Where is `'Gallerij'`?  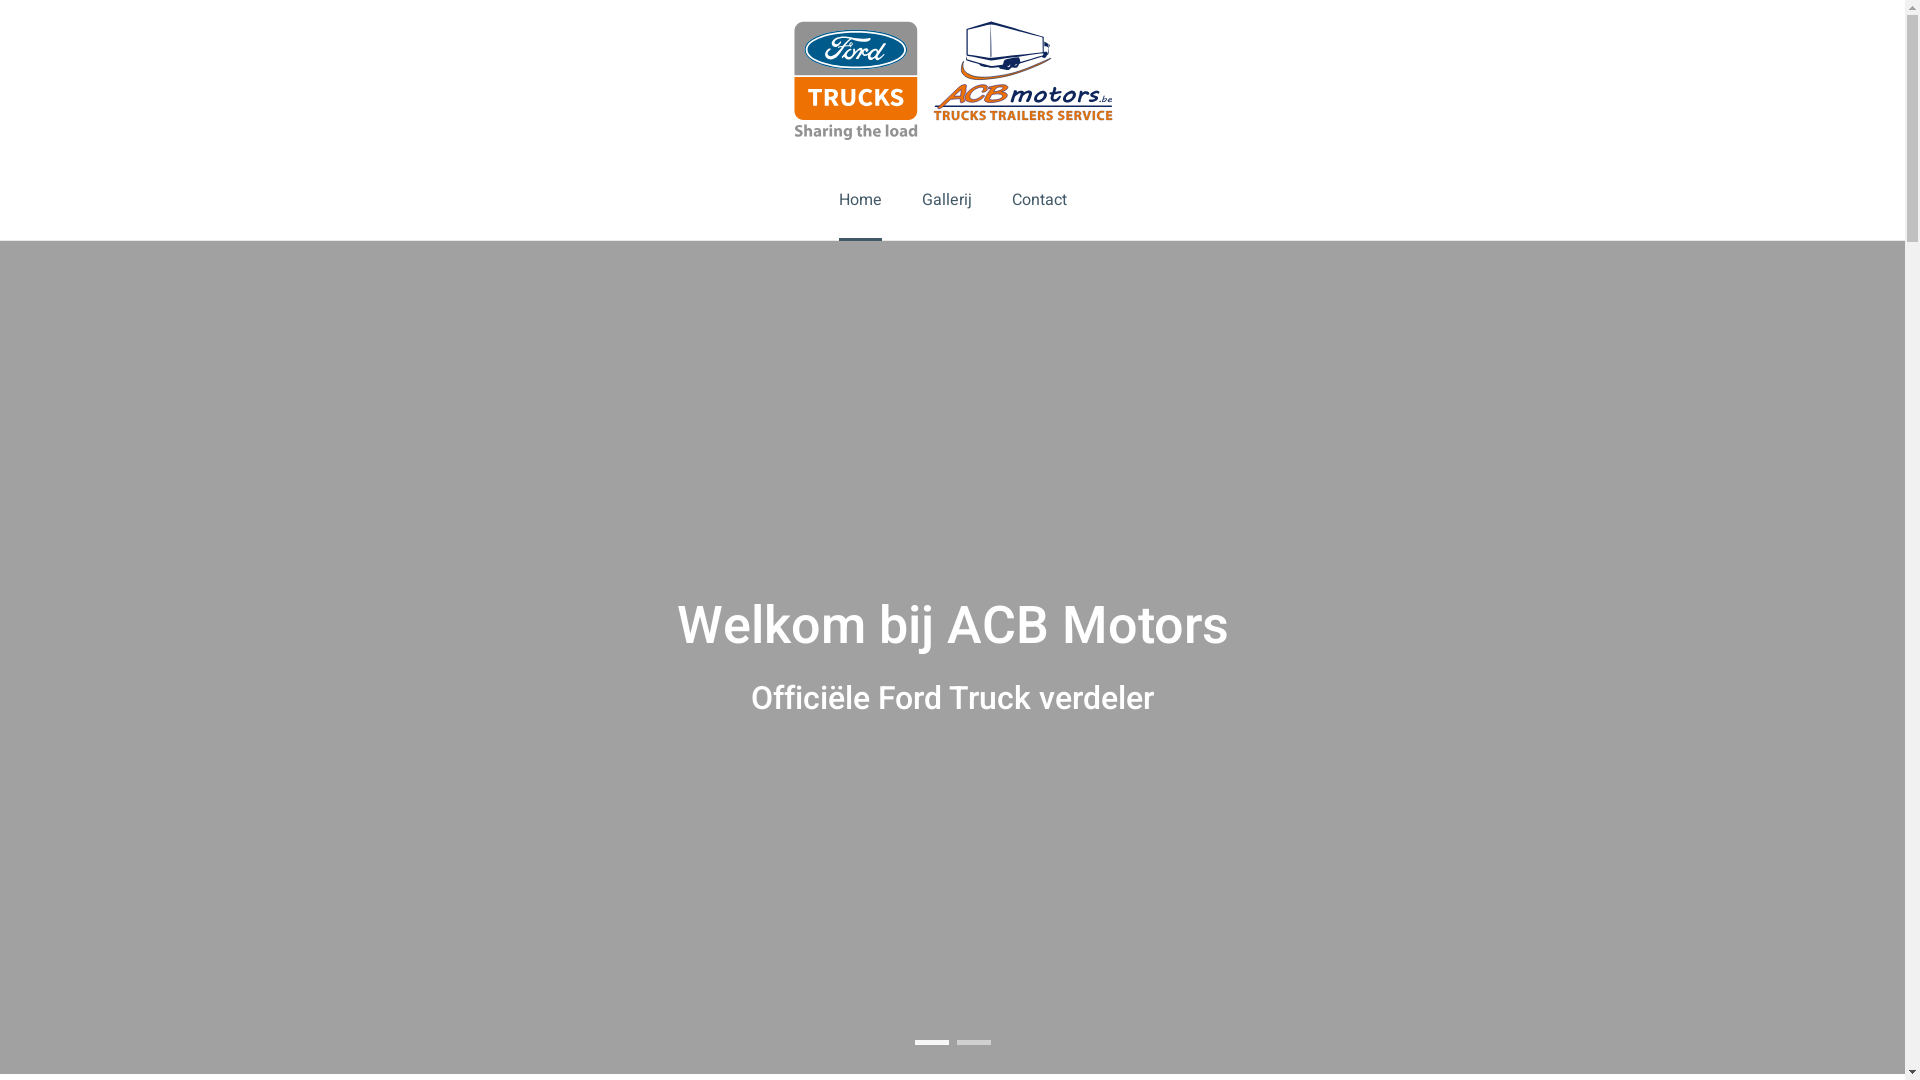
'Gallerij' is located at coordinates (945, 200).